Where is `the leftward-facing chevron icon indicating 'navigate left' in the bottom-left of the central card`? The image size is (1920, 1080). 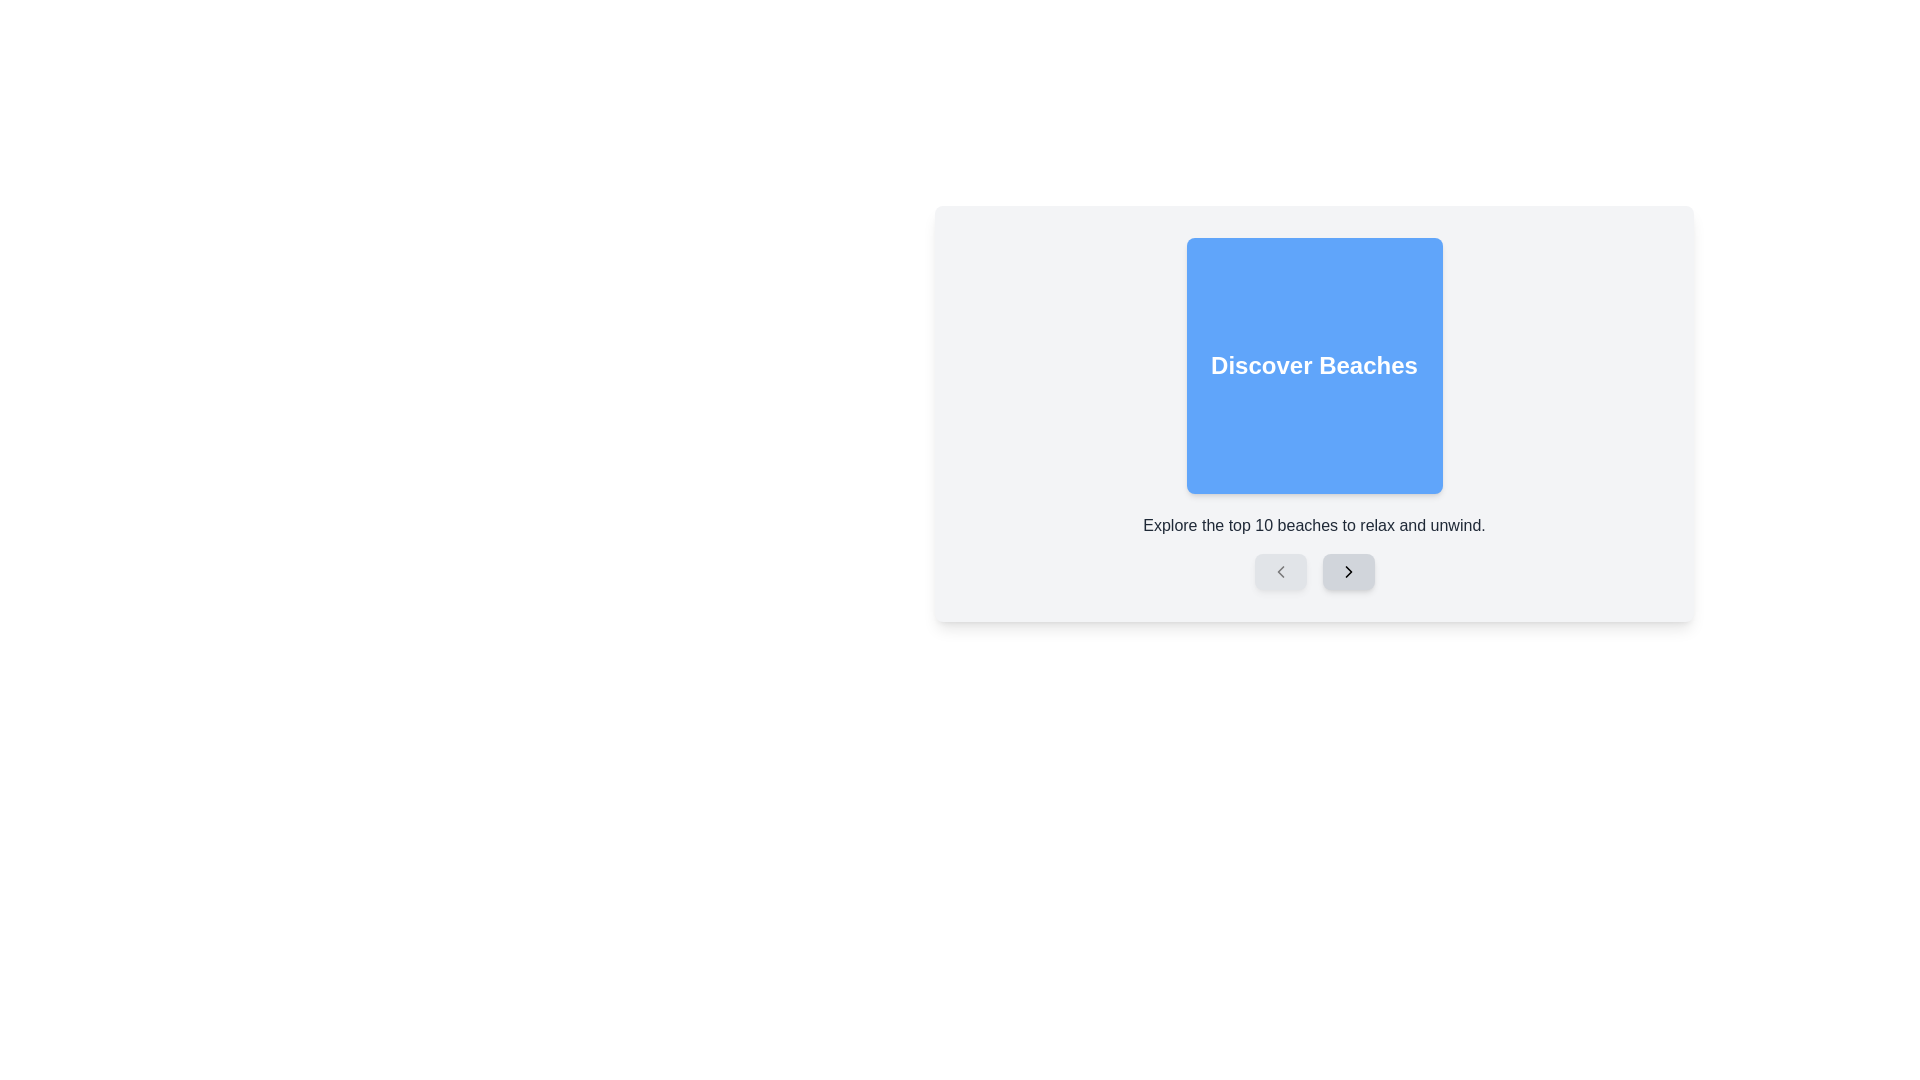 the leftward-facing chevron icon indicating 'navigate left' in the bottom-left of the central card is located at coordinates (1280, 571).